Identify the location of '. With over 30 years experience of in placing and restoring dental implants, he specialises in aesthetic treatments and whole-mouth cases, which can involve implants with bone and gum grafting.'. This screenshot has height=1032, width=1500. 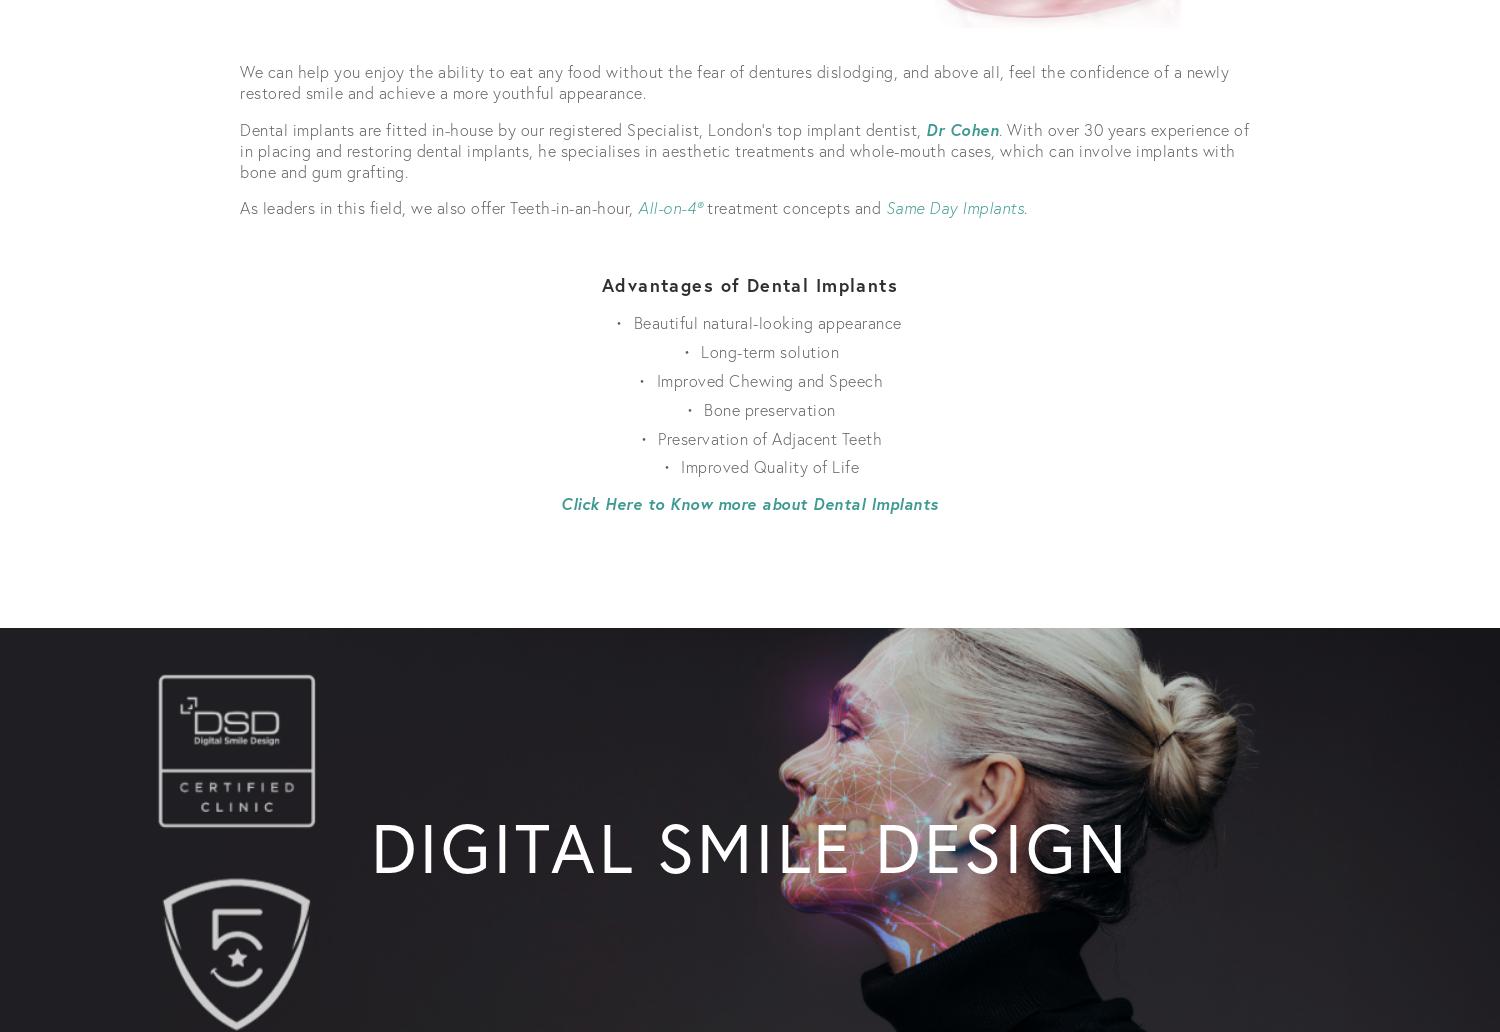
(745, 148).